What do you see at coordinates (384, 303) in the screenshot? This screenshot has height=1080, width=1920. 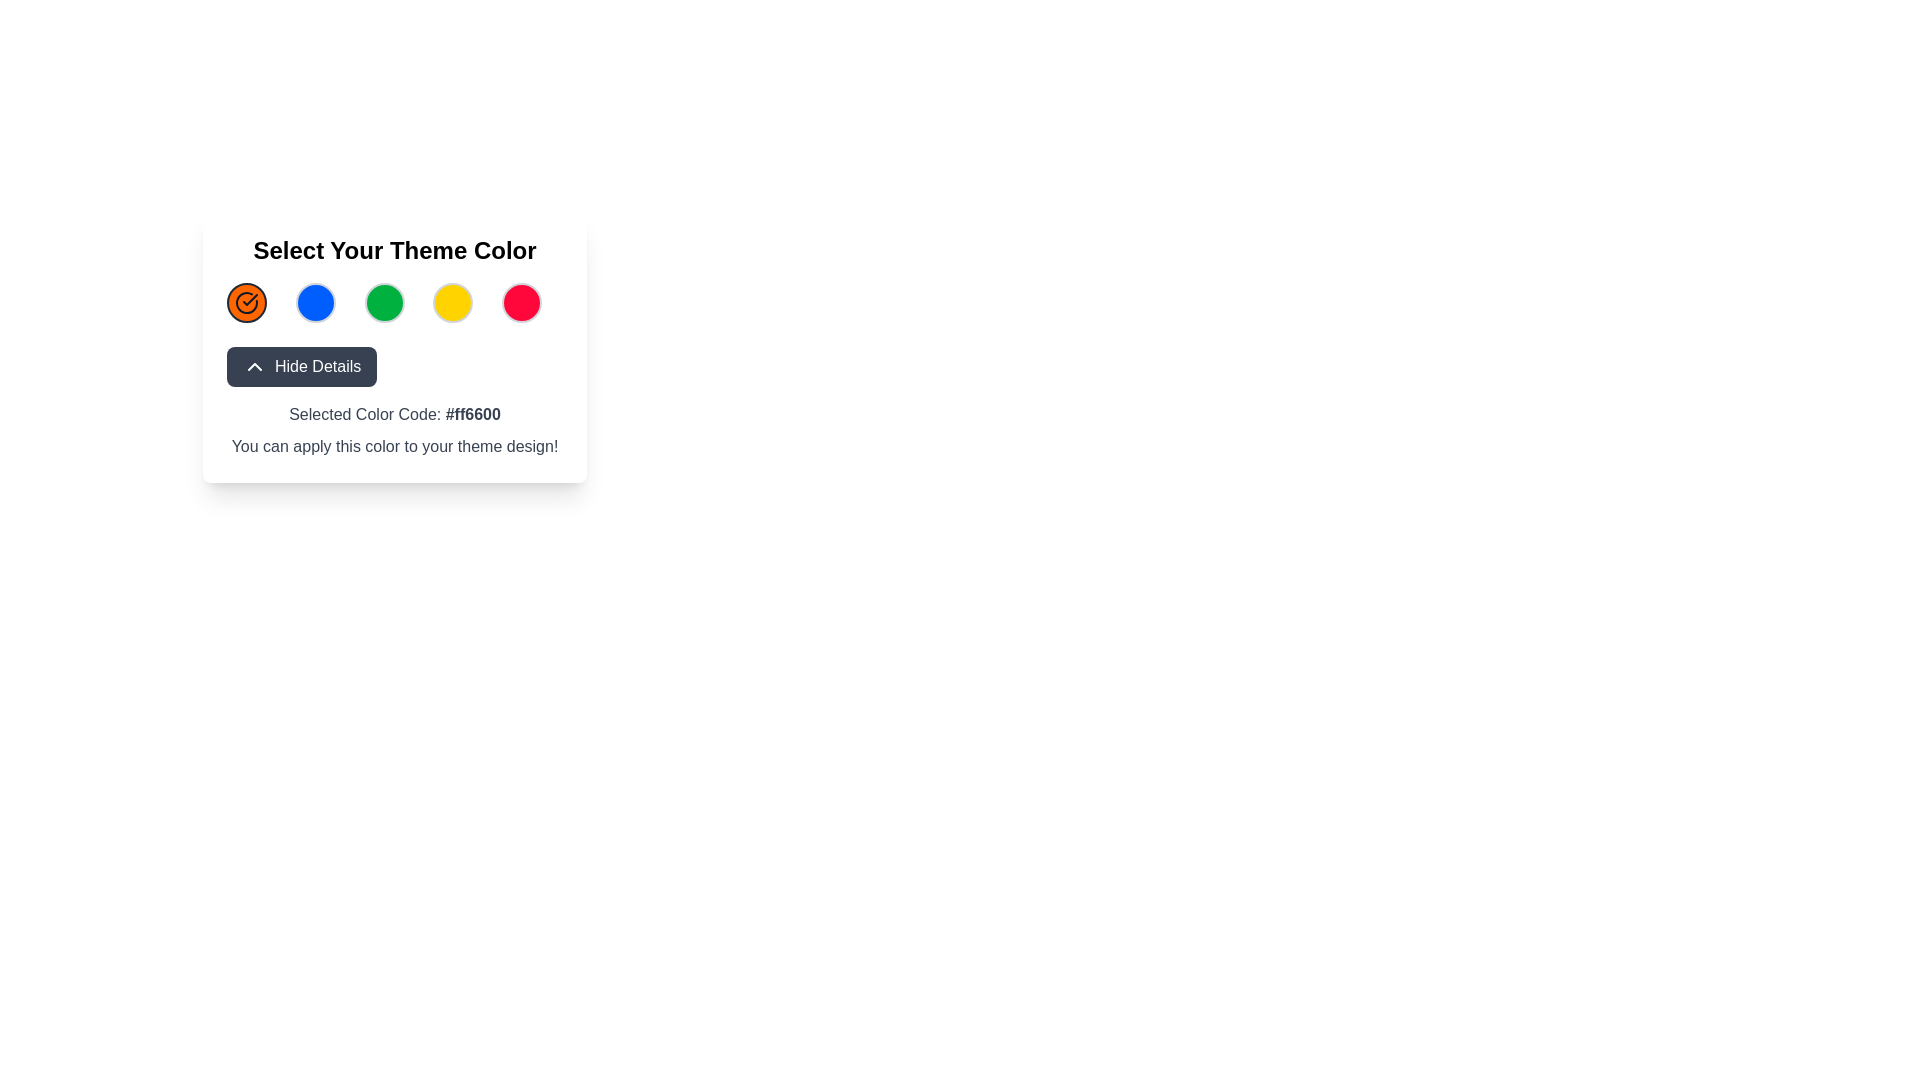 I see `the third circular button under the title 'Select Your Theme Color'` at bounding box center [384, 303].